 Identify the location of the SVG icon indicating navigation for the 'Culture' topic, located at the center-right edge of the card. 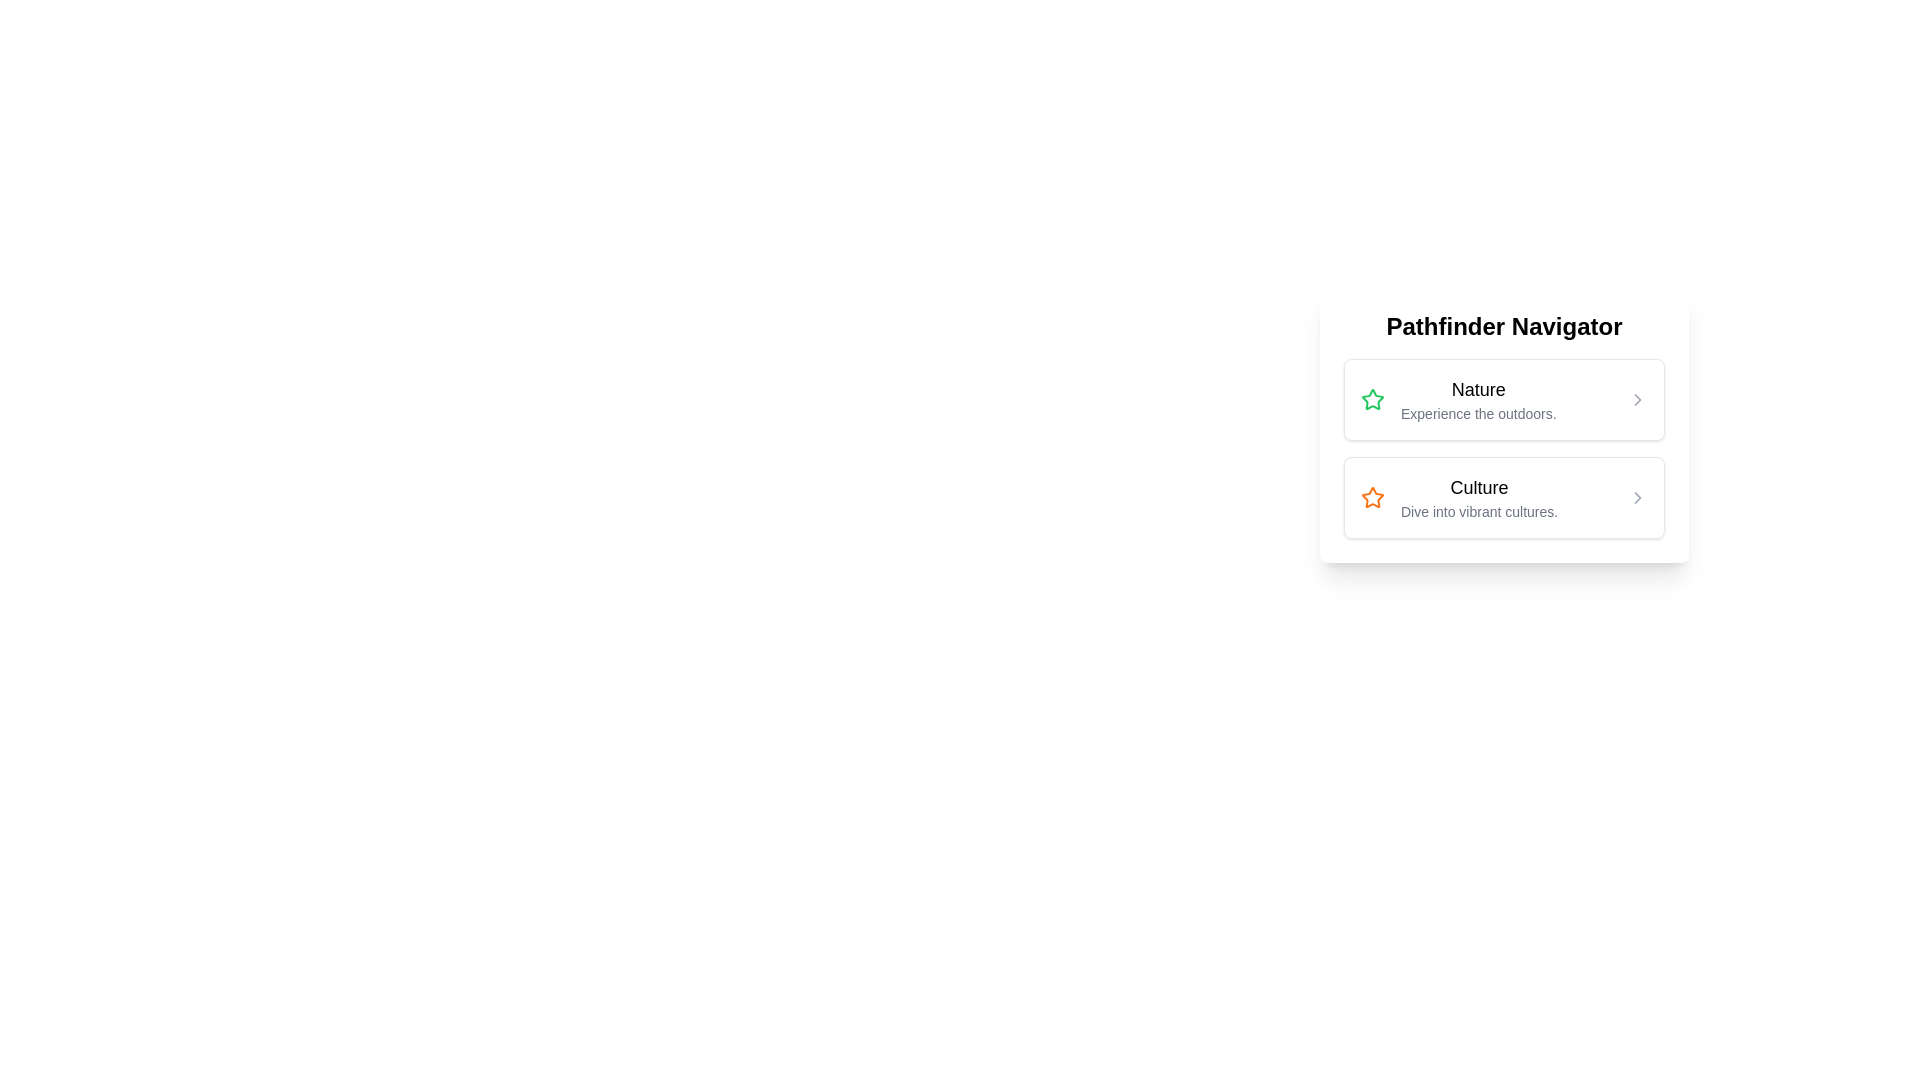
(1637, 496).